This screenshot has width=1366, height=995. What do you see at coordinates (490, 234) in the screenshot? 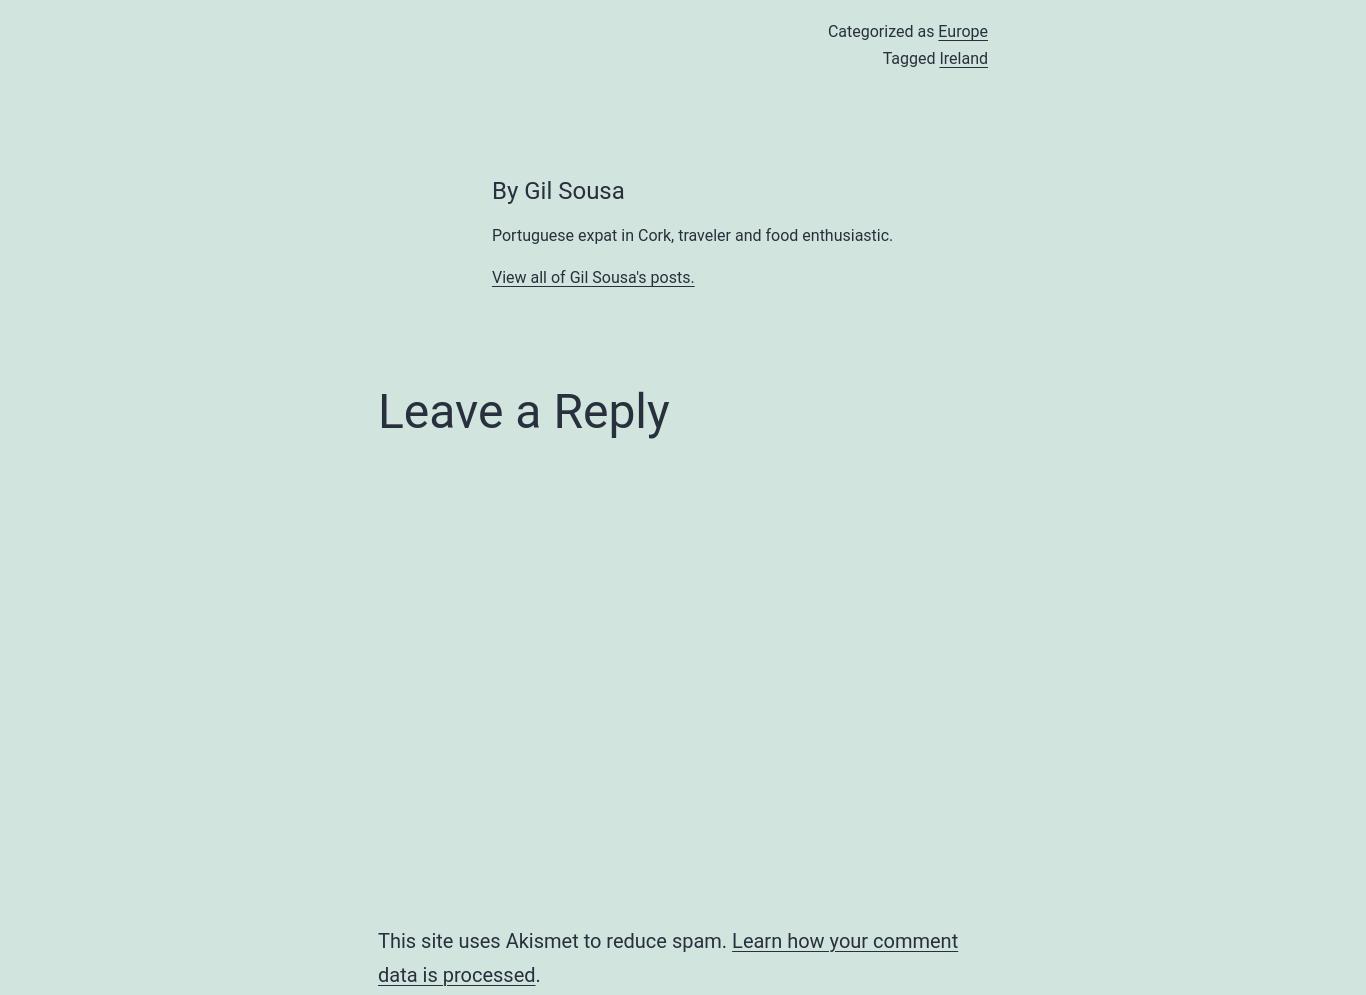
I see `'Portuguese expat in Cork, traveler and food enthusiastic.'` at bounding box center [490, 234].